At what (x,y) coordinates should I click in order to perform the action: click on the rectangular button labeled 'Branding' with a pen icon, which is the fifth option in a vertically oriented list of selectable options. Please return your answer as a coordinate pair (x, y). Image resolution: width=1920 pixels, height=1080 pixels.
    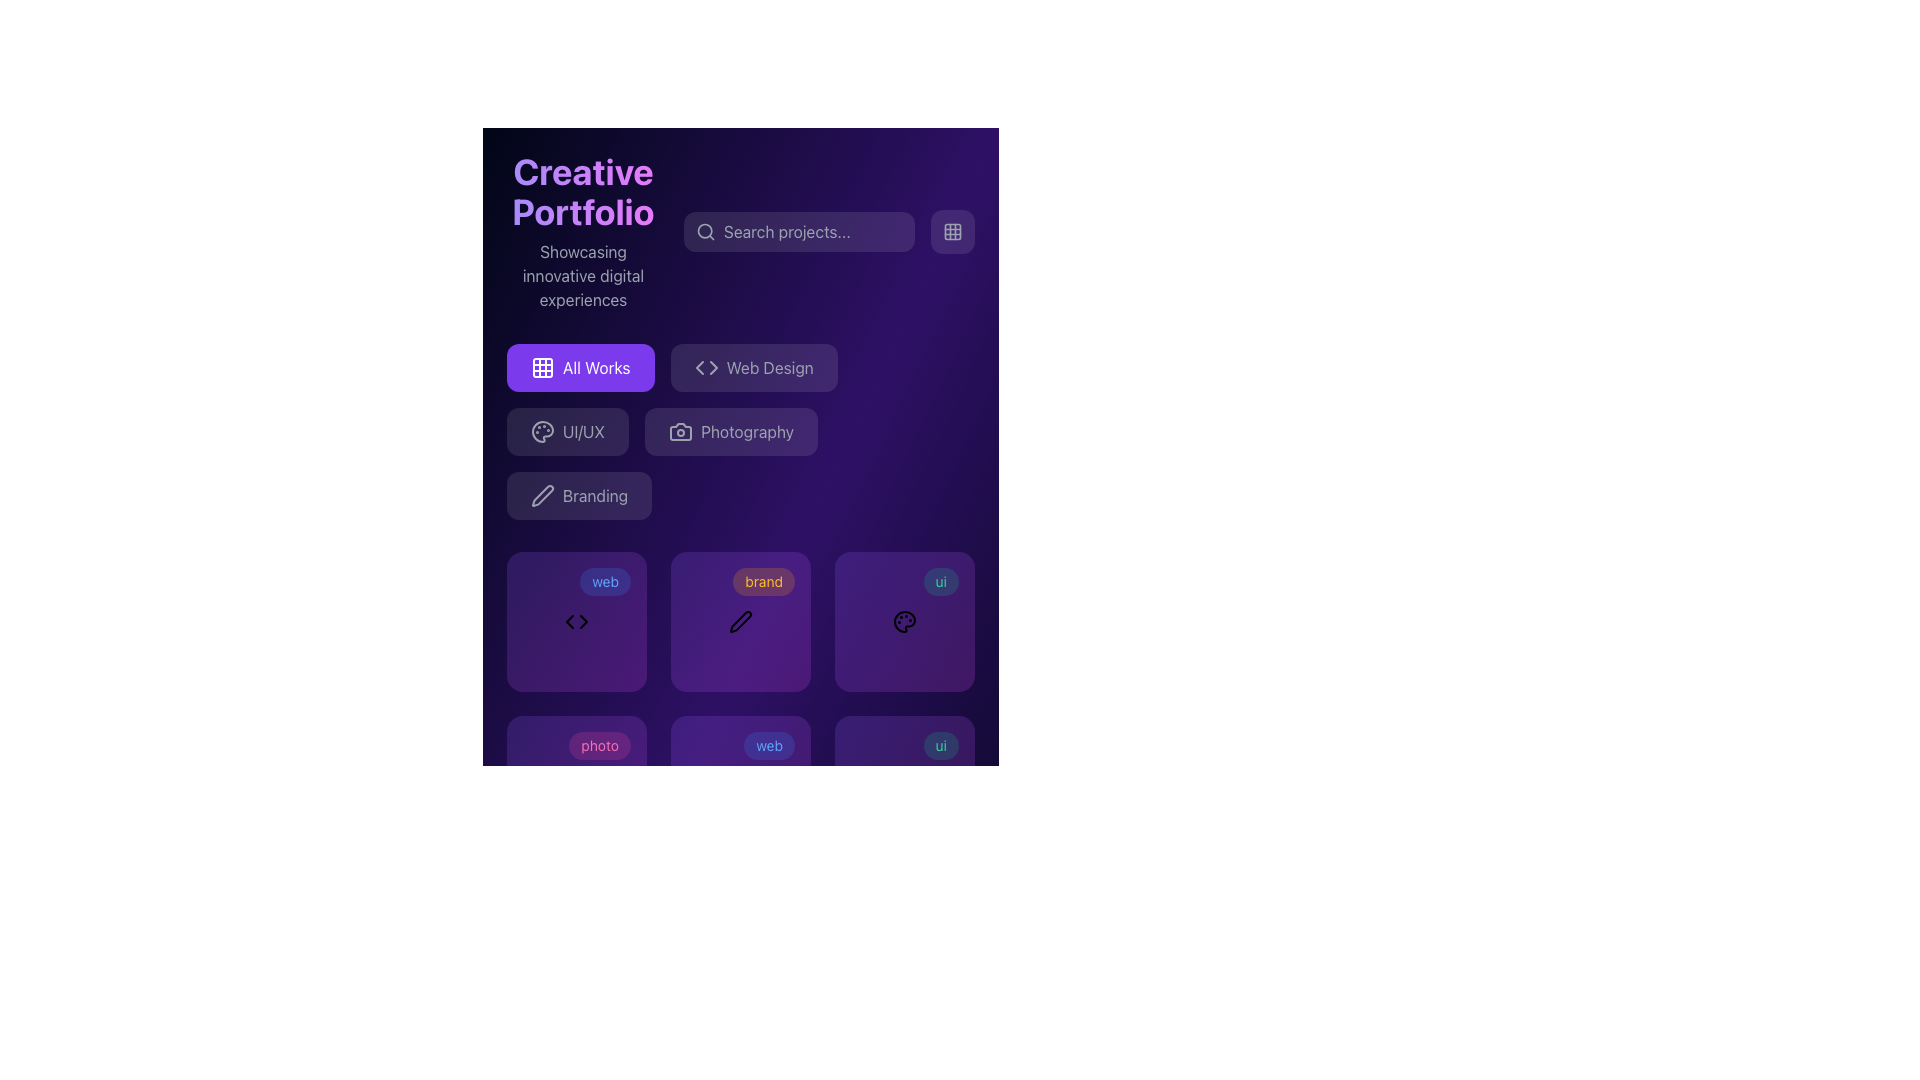
    Looking at the image, I should click on (578, 495).